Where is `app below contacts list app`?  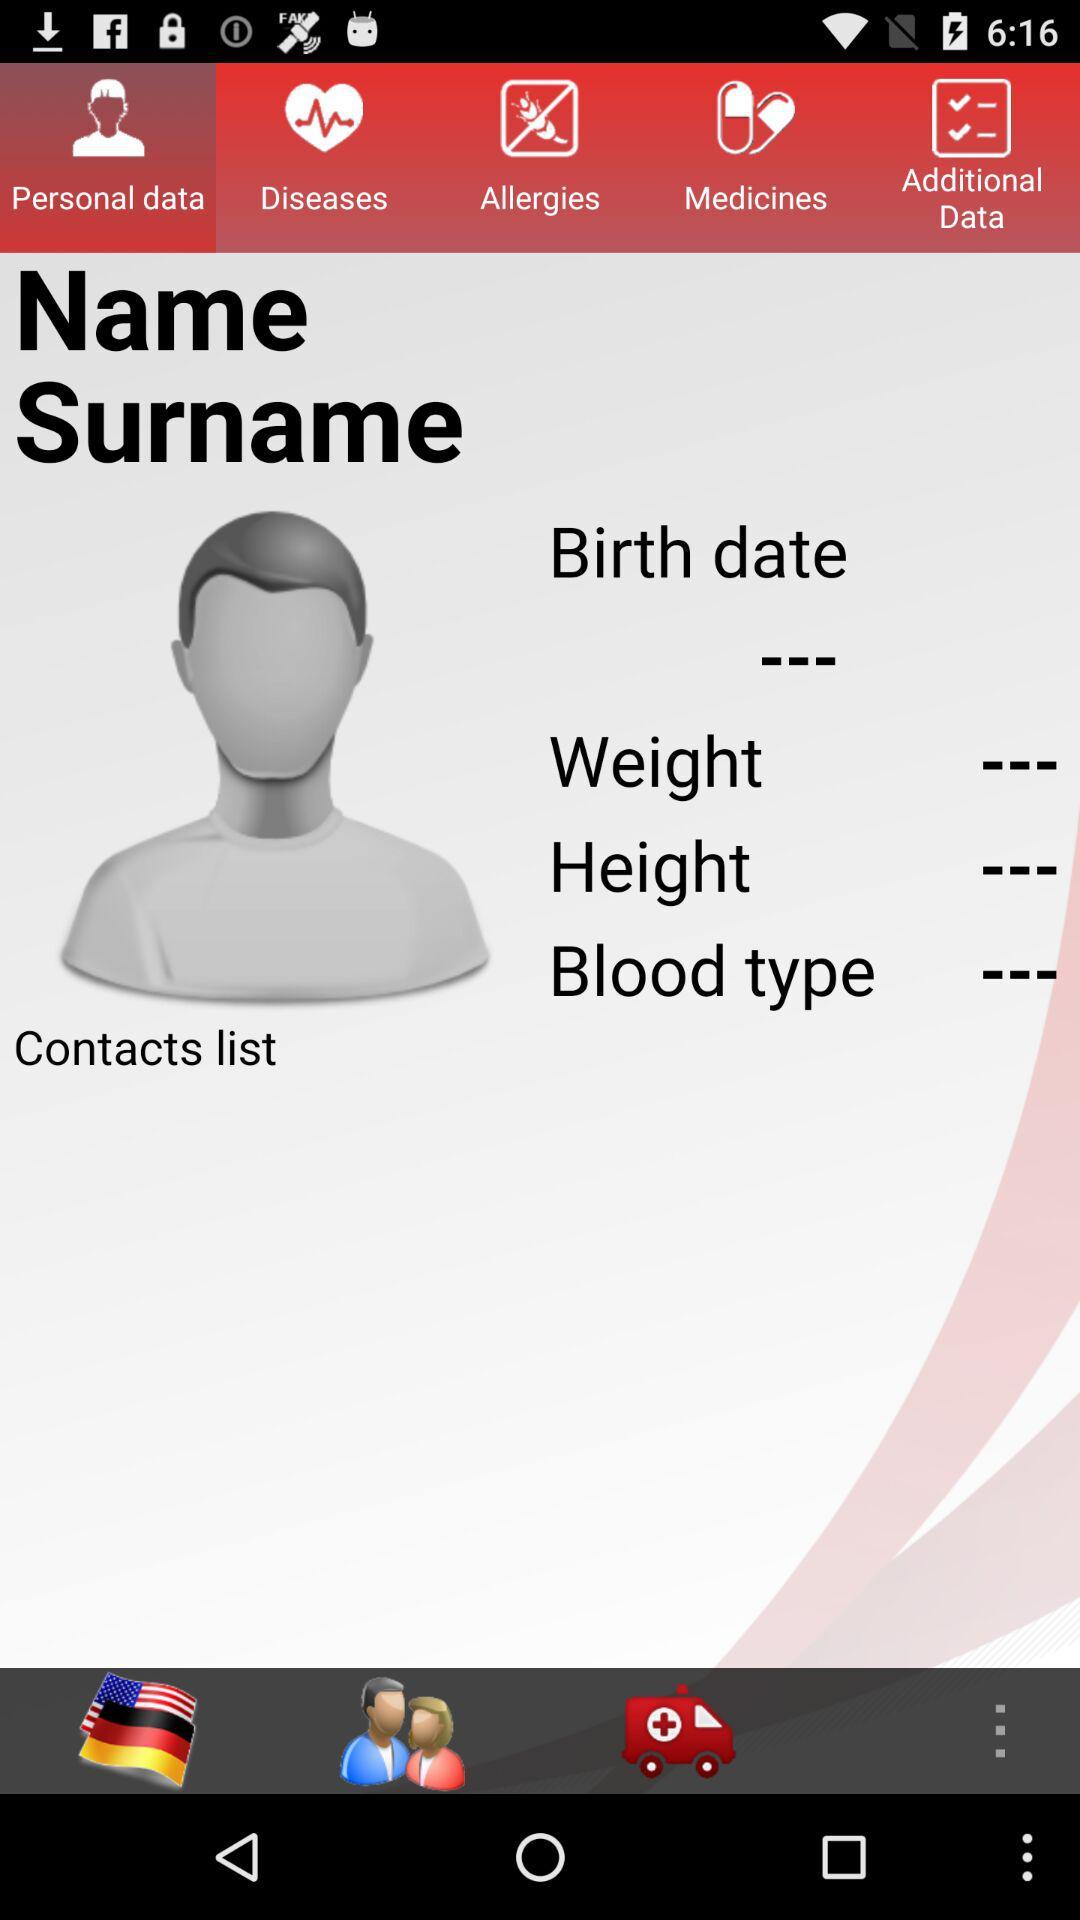 app below contacts list app is located at coordinates (540, 1372).